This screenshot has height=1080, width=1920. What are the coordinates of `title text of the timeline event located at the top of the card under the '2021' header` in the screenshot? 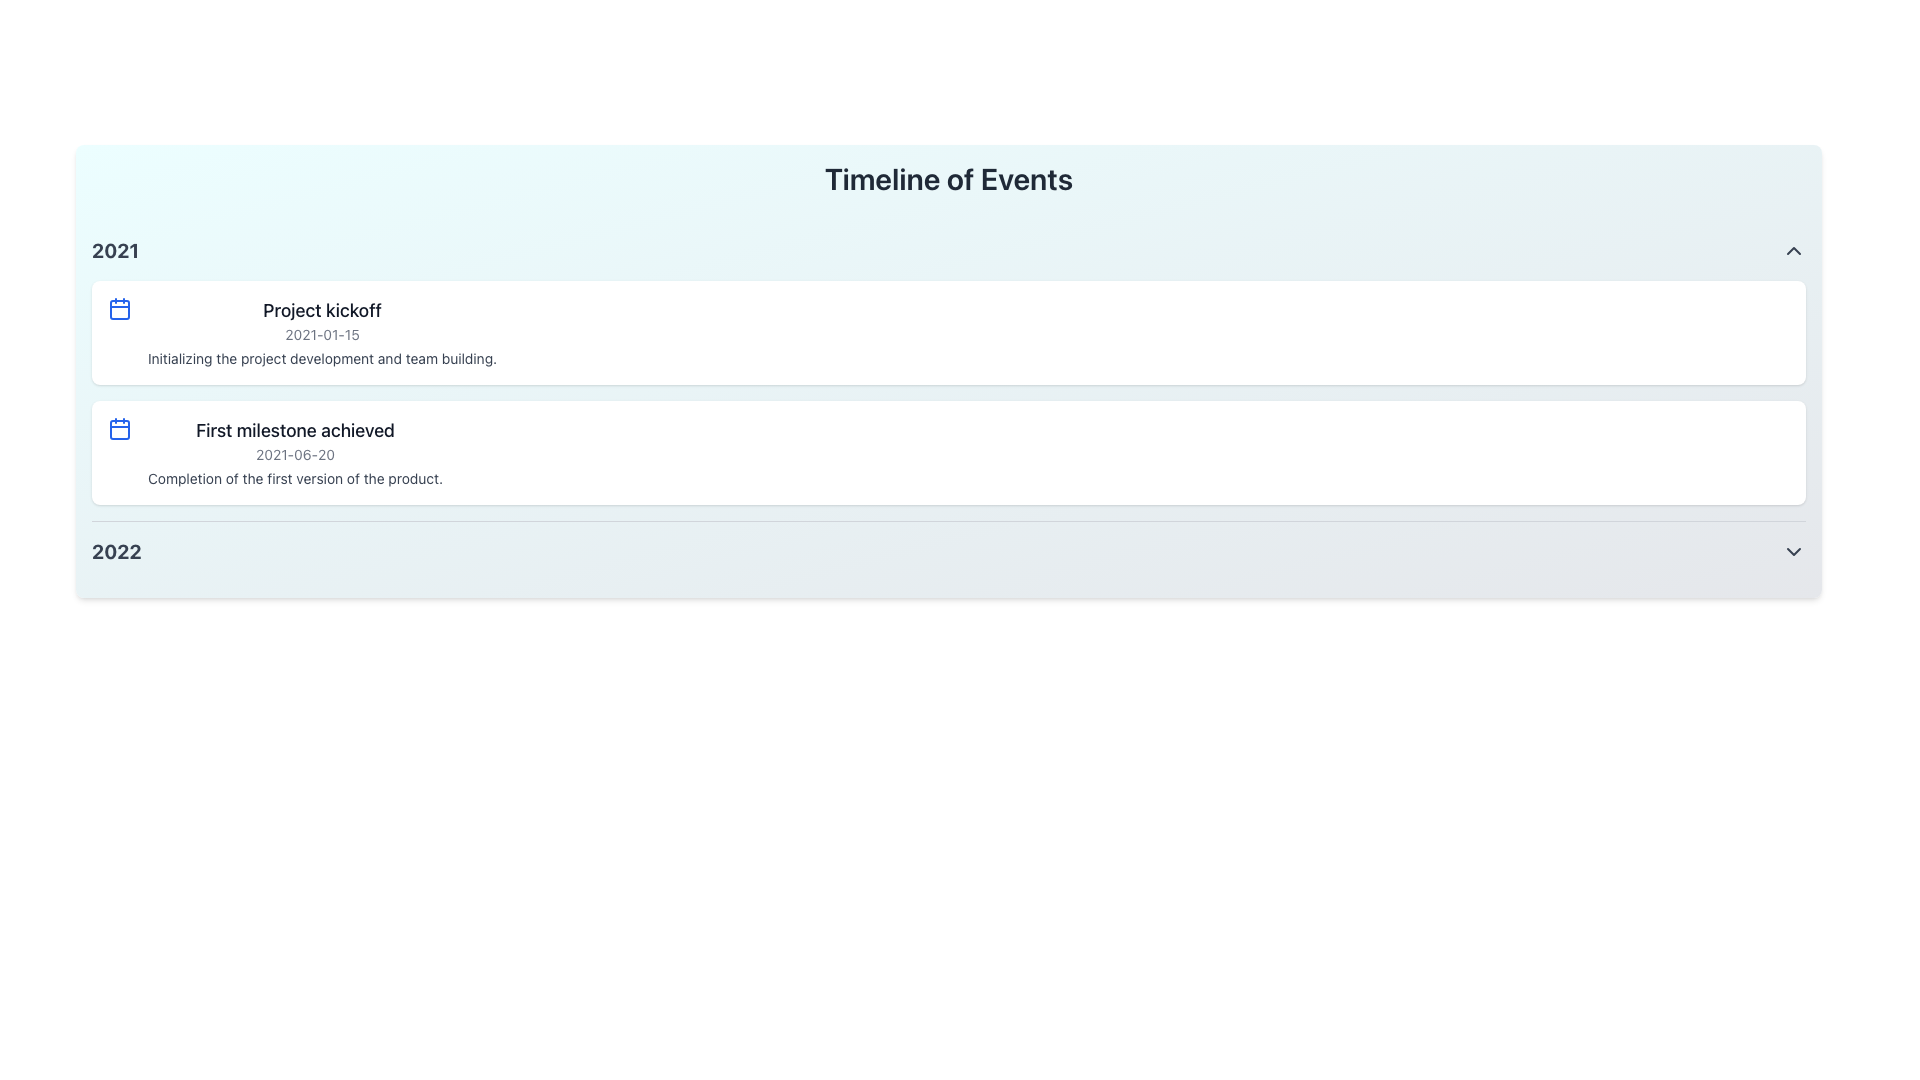 It's located at (322, 311).